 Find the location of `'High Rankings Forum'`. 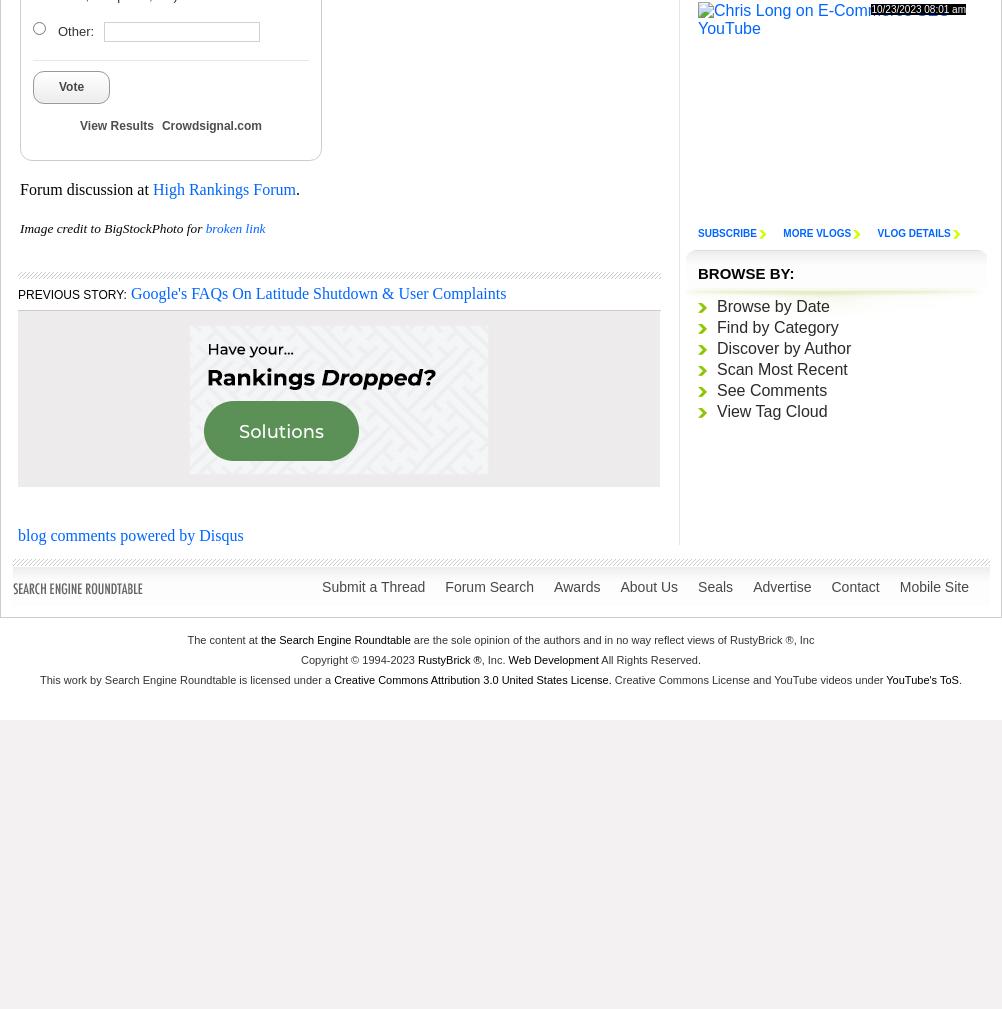

'High Rankings Forum' is located at coordinates (224, 187).